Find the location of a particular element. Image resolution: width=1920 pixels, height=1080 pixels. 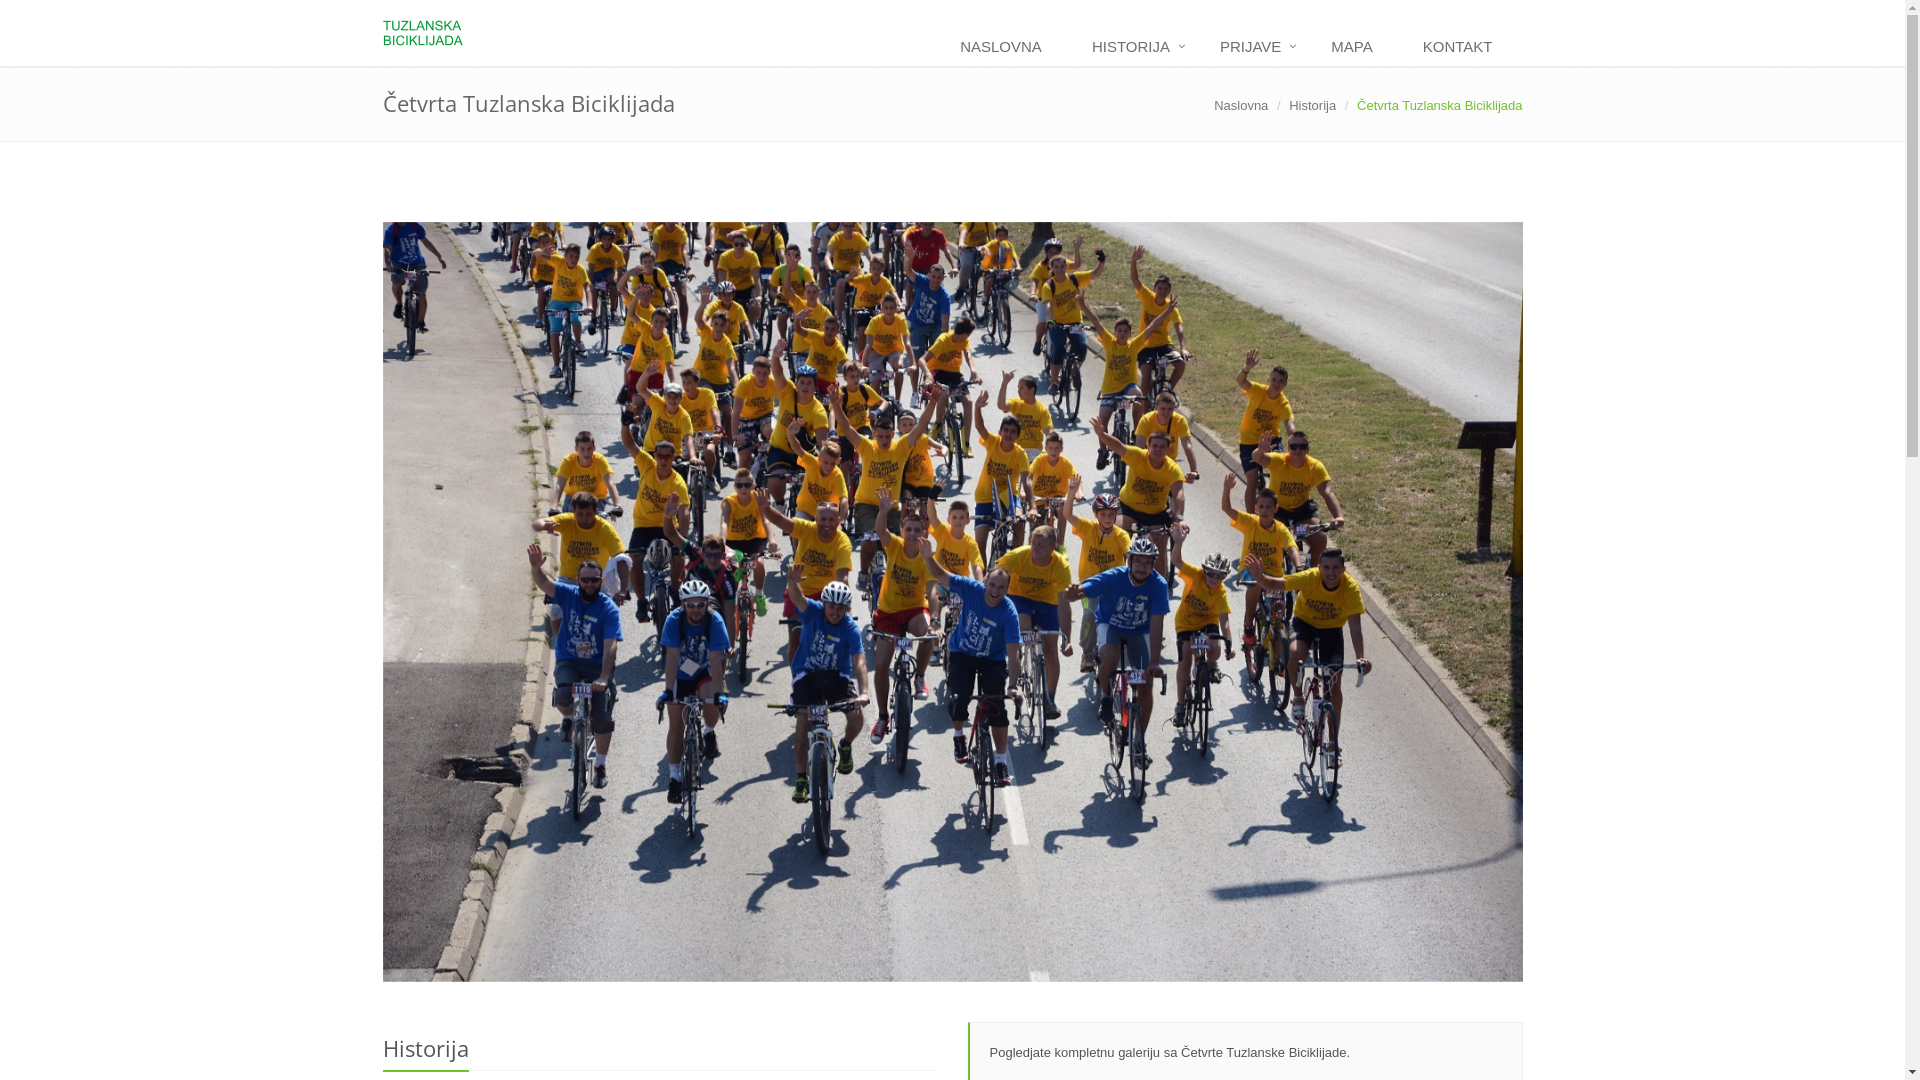

'PRIJAVE' is located at coordinates (1200, 46).